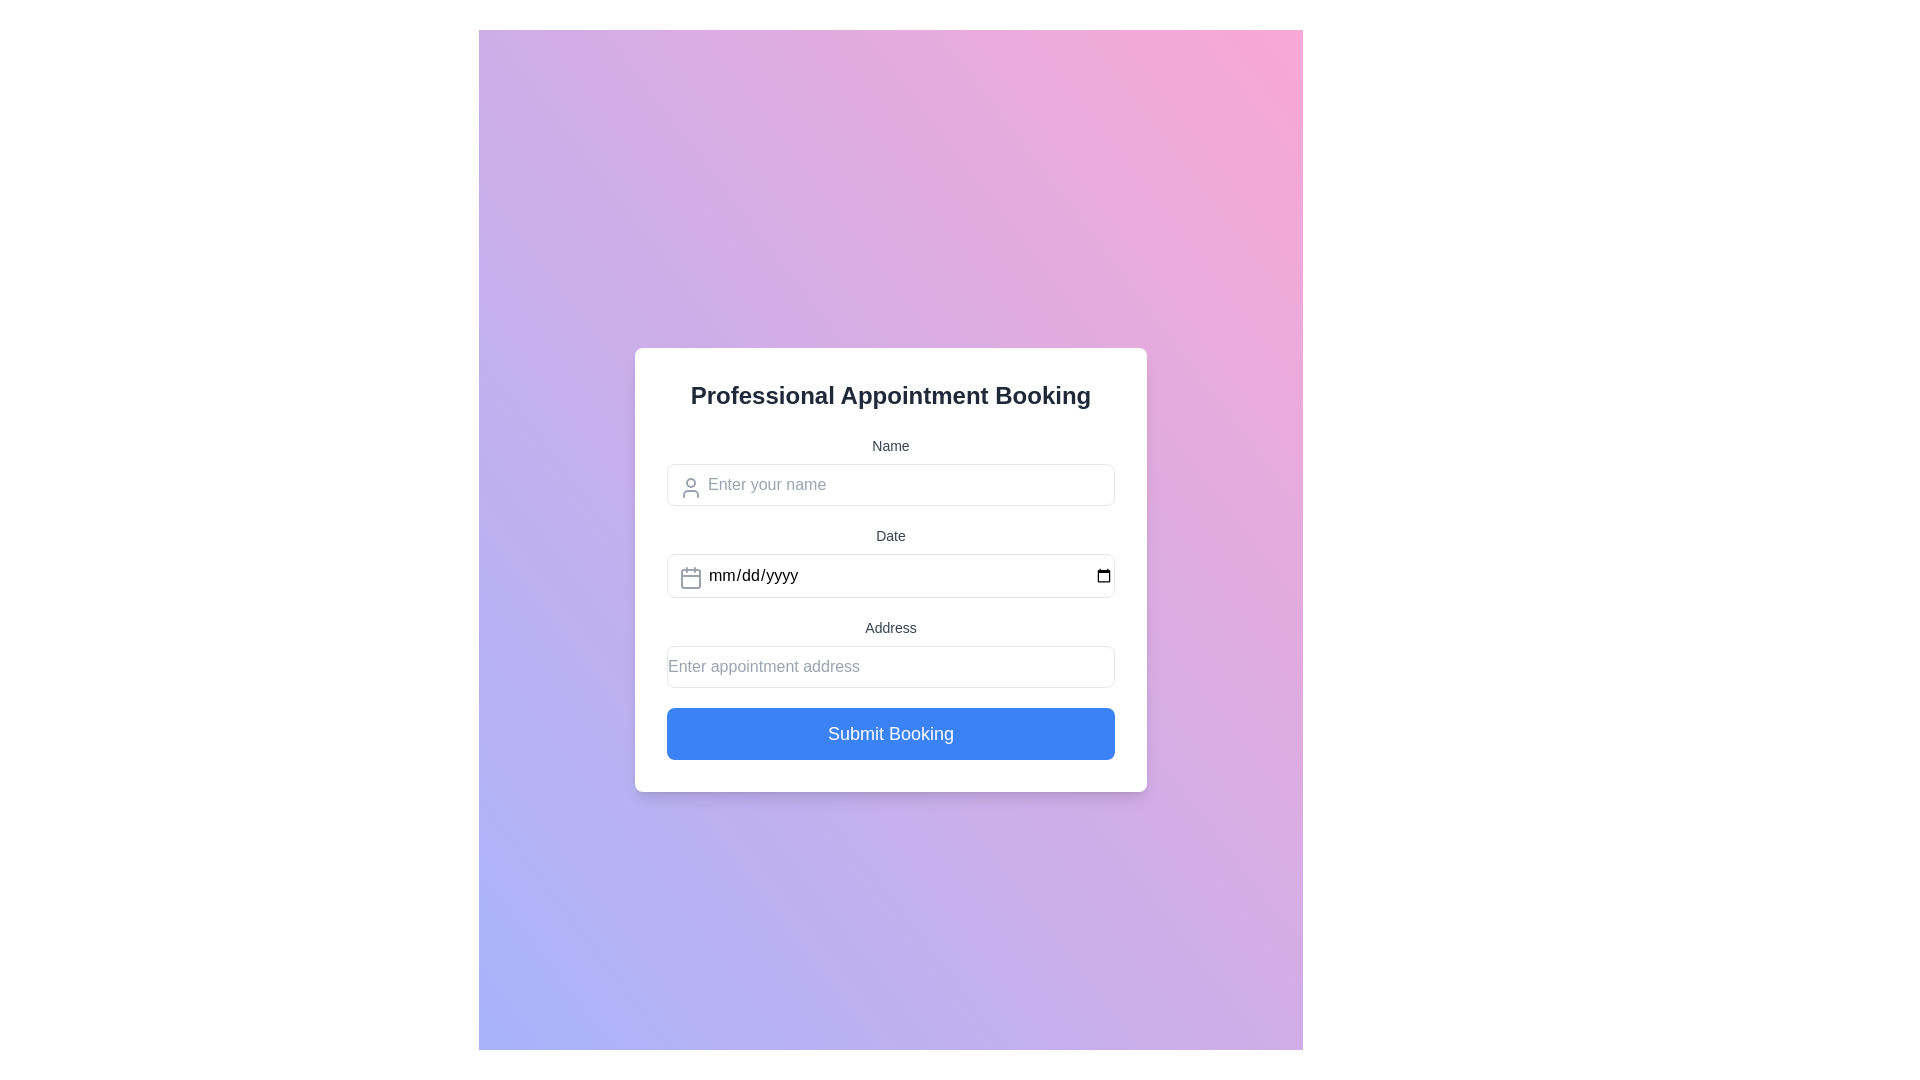  I want to click on the submit button located at the bottom of the form, which is used to submit the entered form data for booking, so click(890, 733).